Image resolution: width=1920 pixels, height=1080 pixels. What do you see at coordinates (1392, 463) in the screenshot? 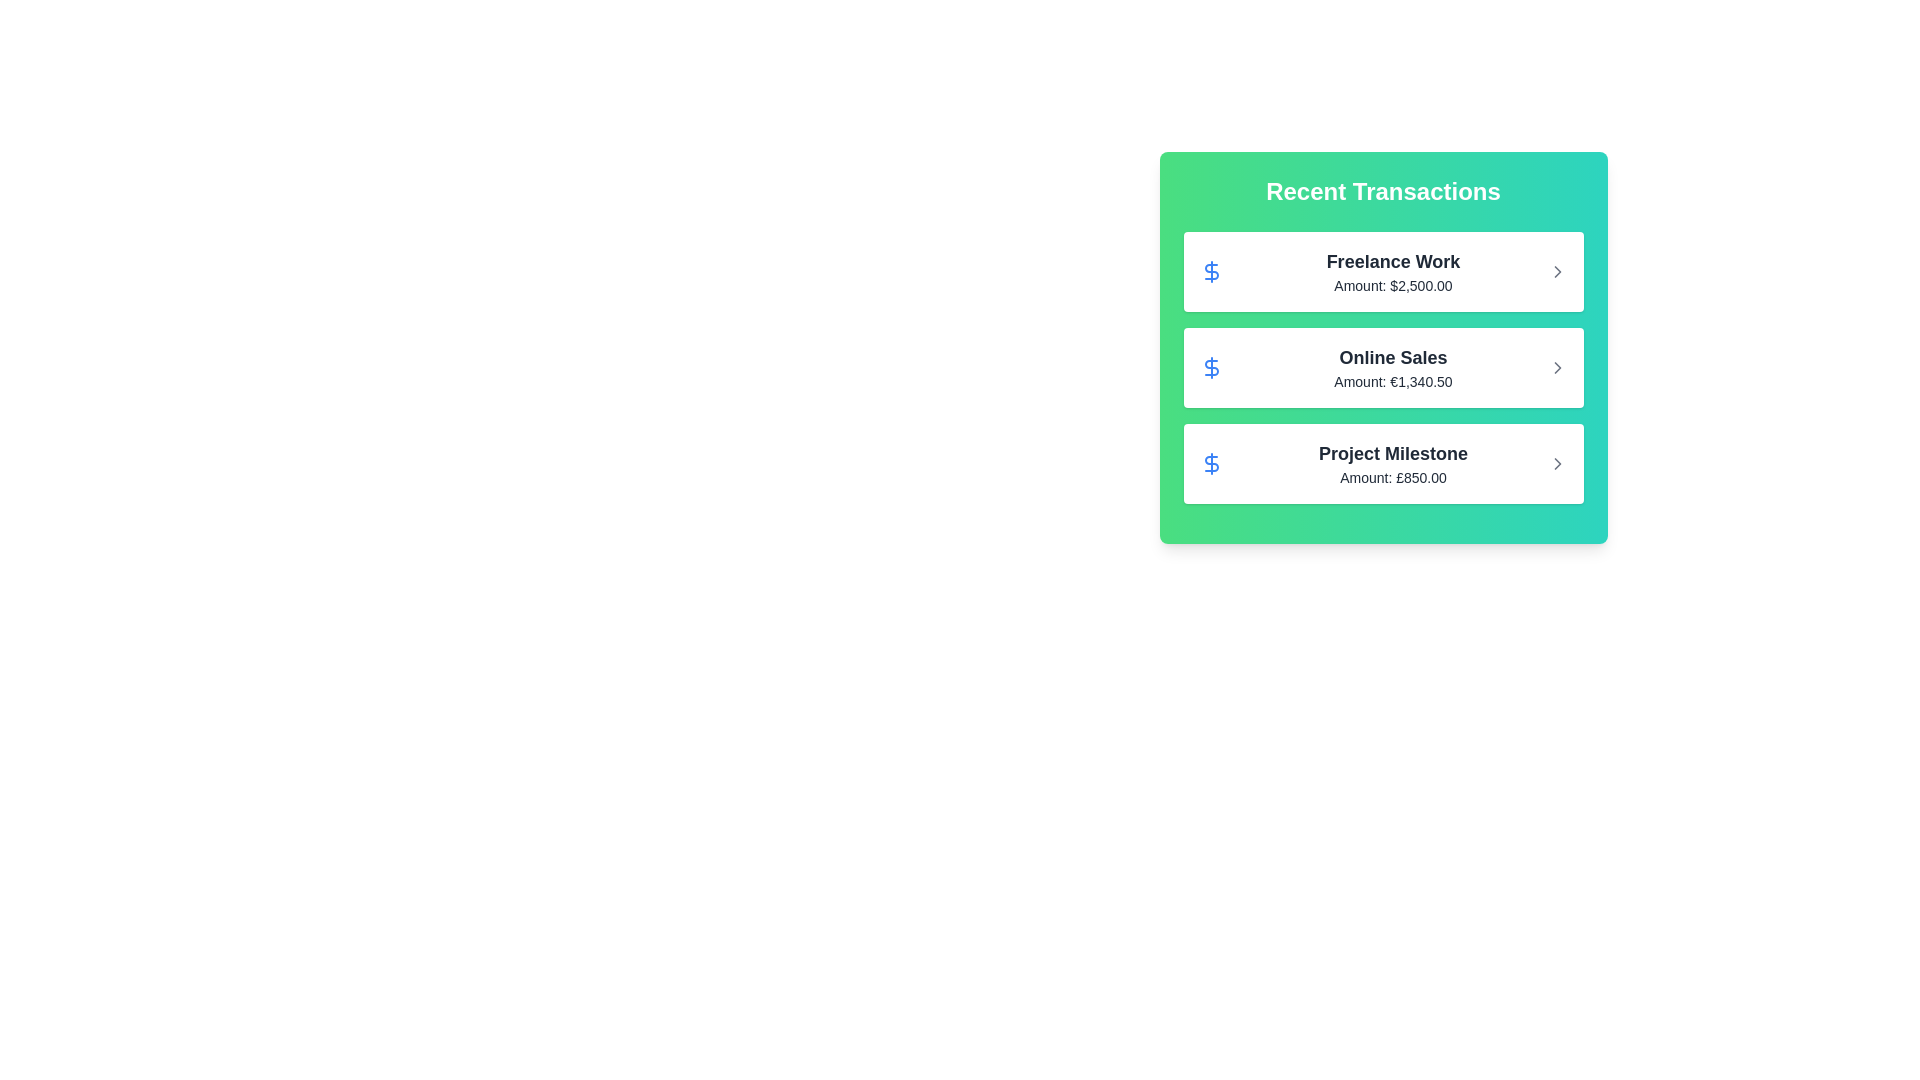
I see `the label displaying multi-line text for a specific transaction under 'Recent Transactions'` at bounding box center [1392, 463].